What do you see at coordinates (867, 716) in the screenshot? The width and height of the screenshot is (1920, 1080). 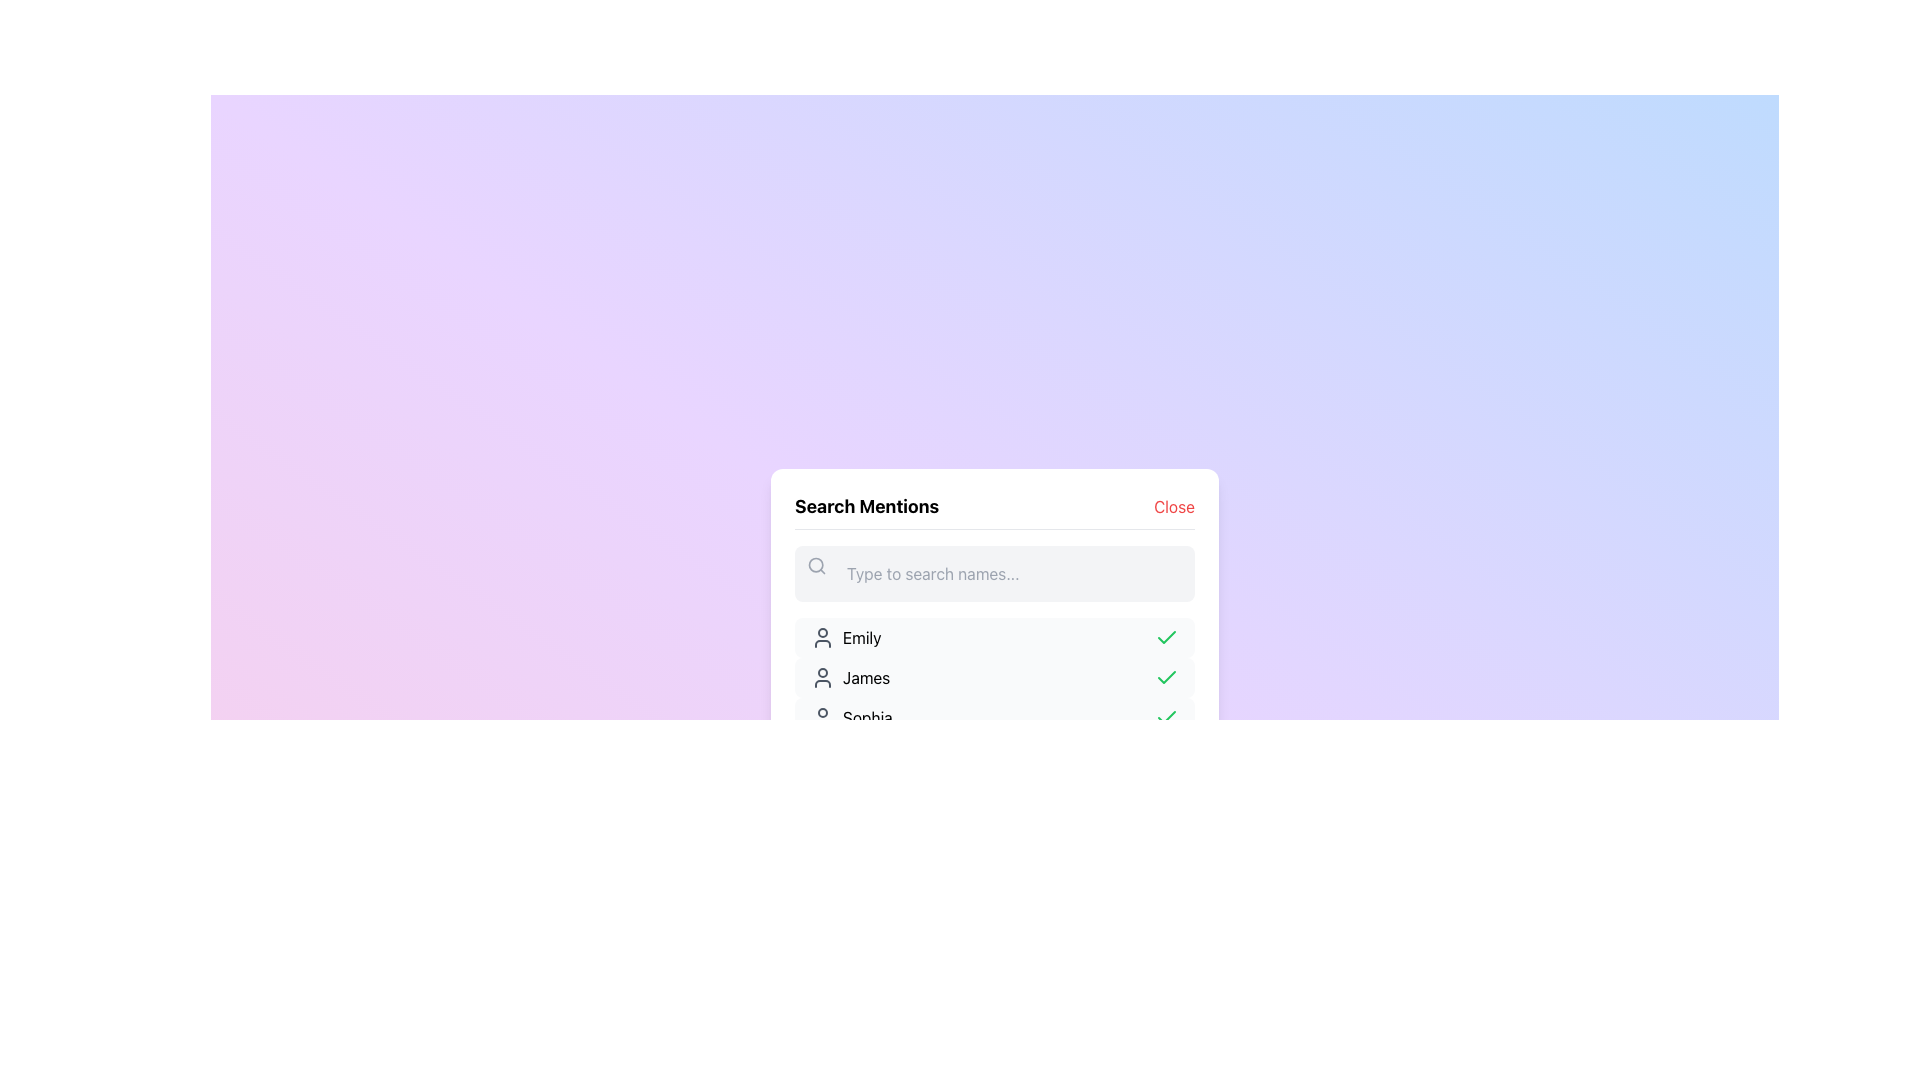 I see `the text label displaying the name 'Sophia' located in the third row of the search result list` at bounding box center [867, 716].